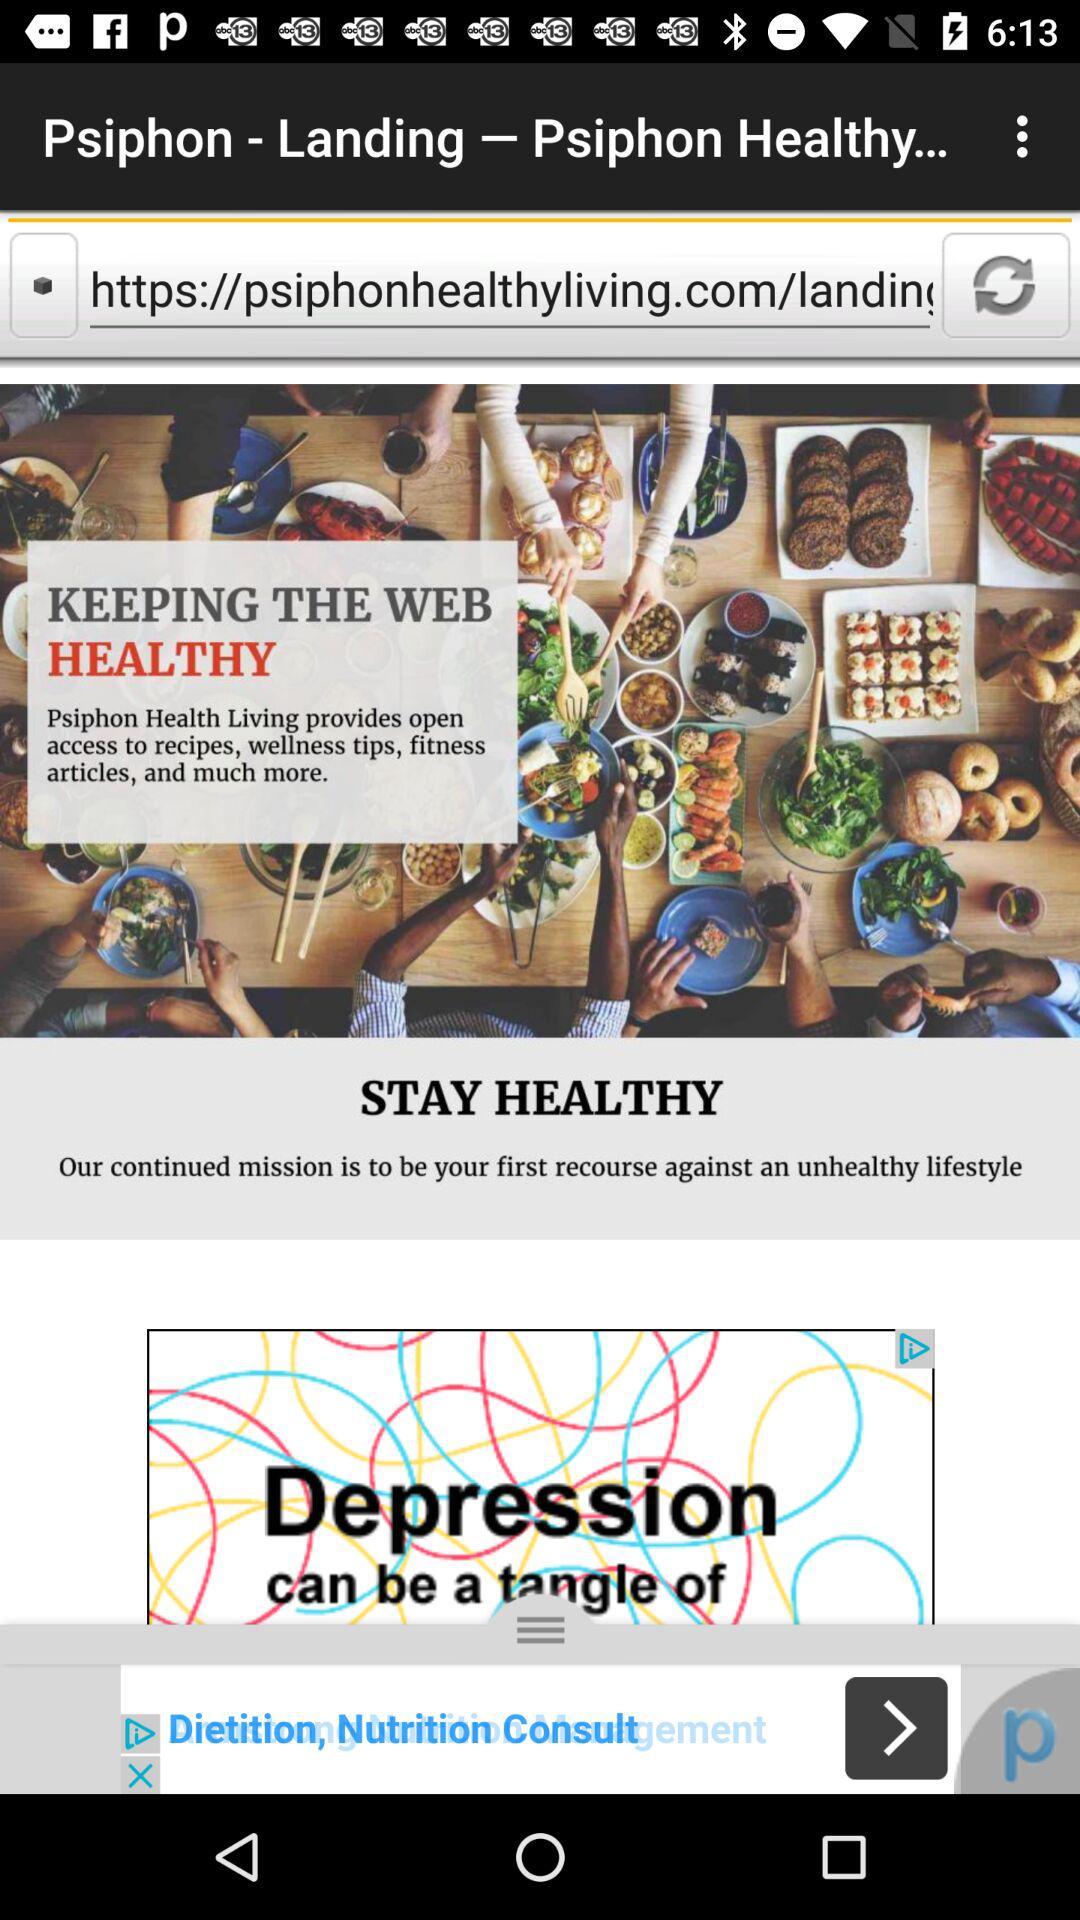 Image resolution: width=1080 pixels, height=1920 pixels. What do you see at coordinates (1006, 284) in the screenshot?
I see `the refresh icon` at bounding box center [1006, 284].